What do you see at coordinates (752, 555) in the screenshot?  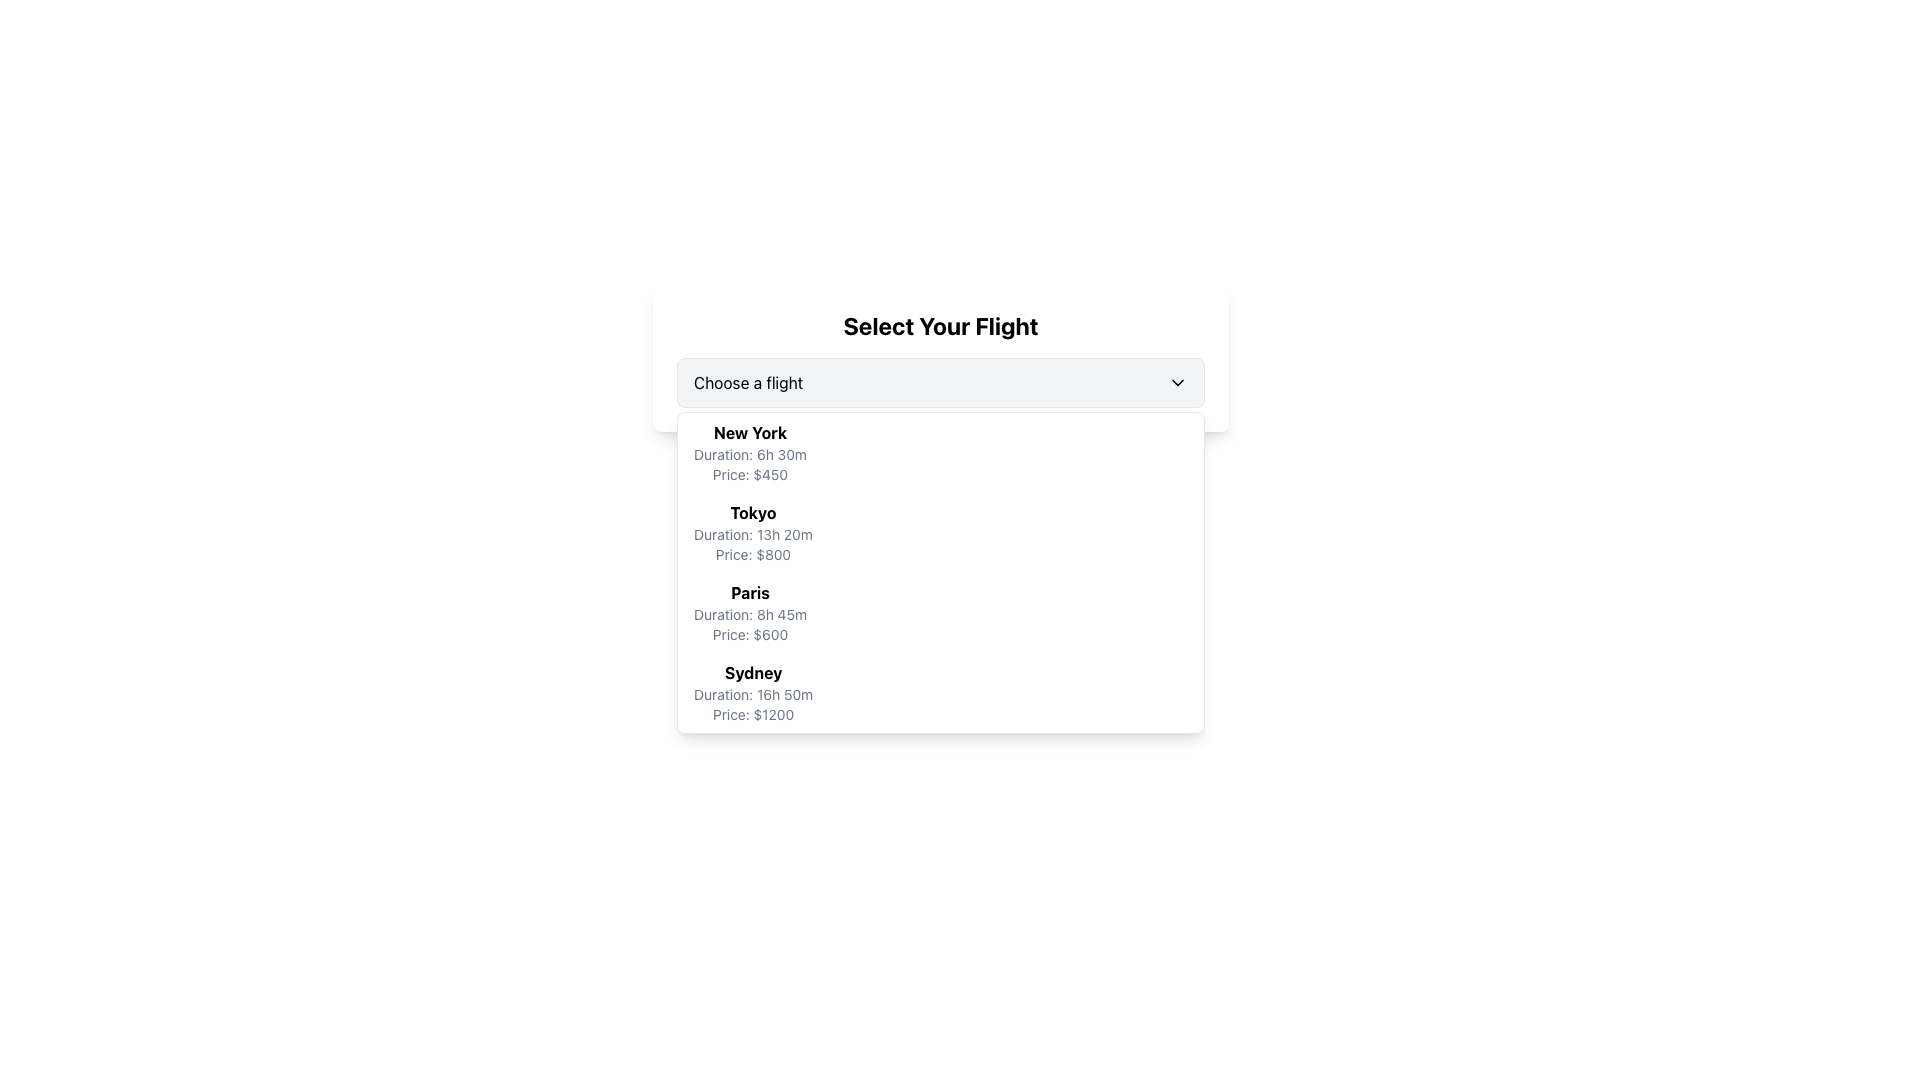 I see `the 'Price: $800' text label, which is displayed in gray and located below the 'Duration: 13h 20m' text` at bounding box center [752, 555].